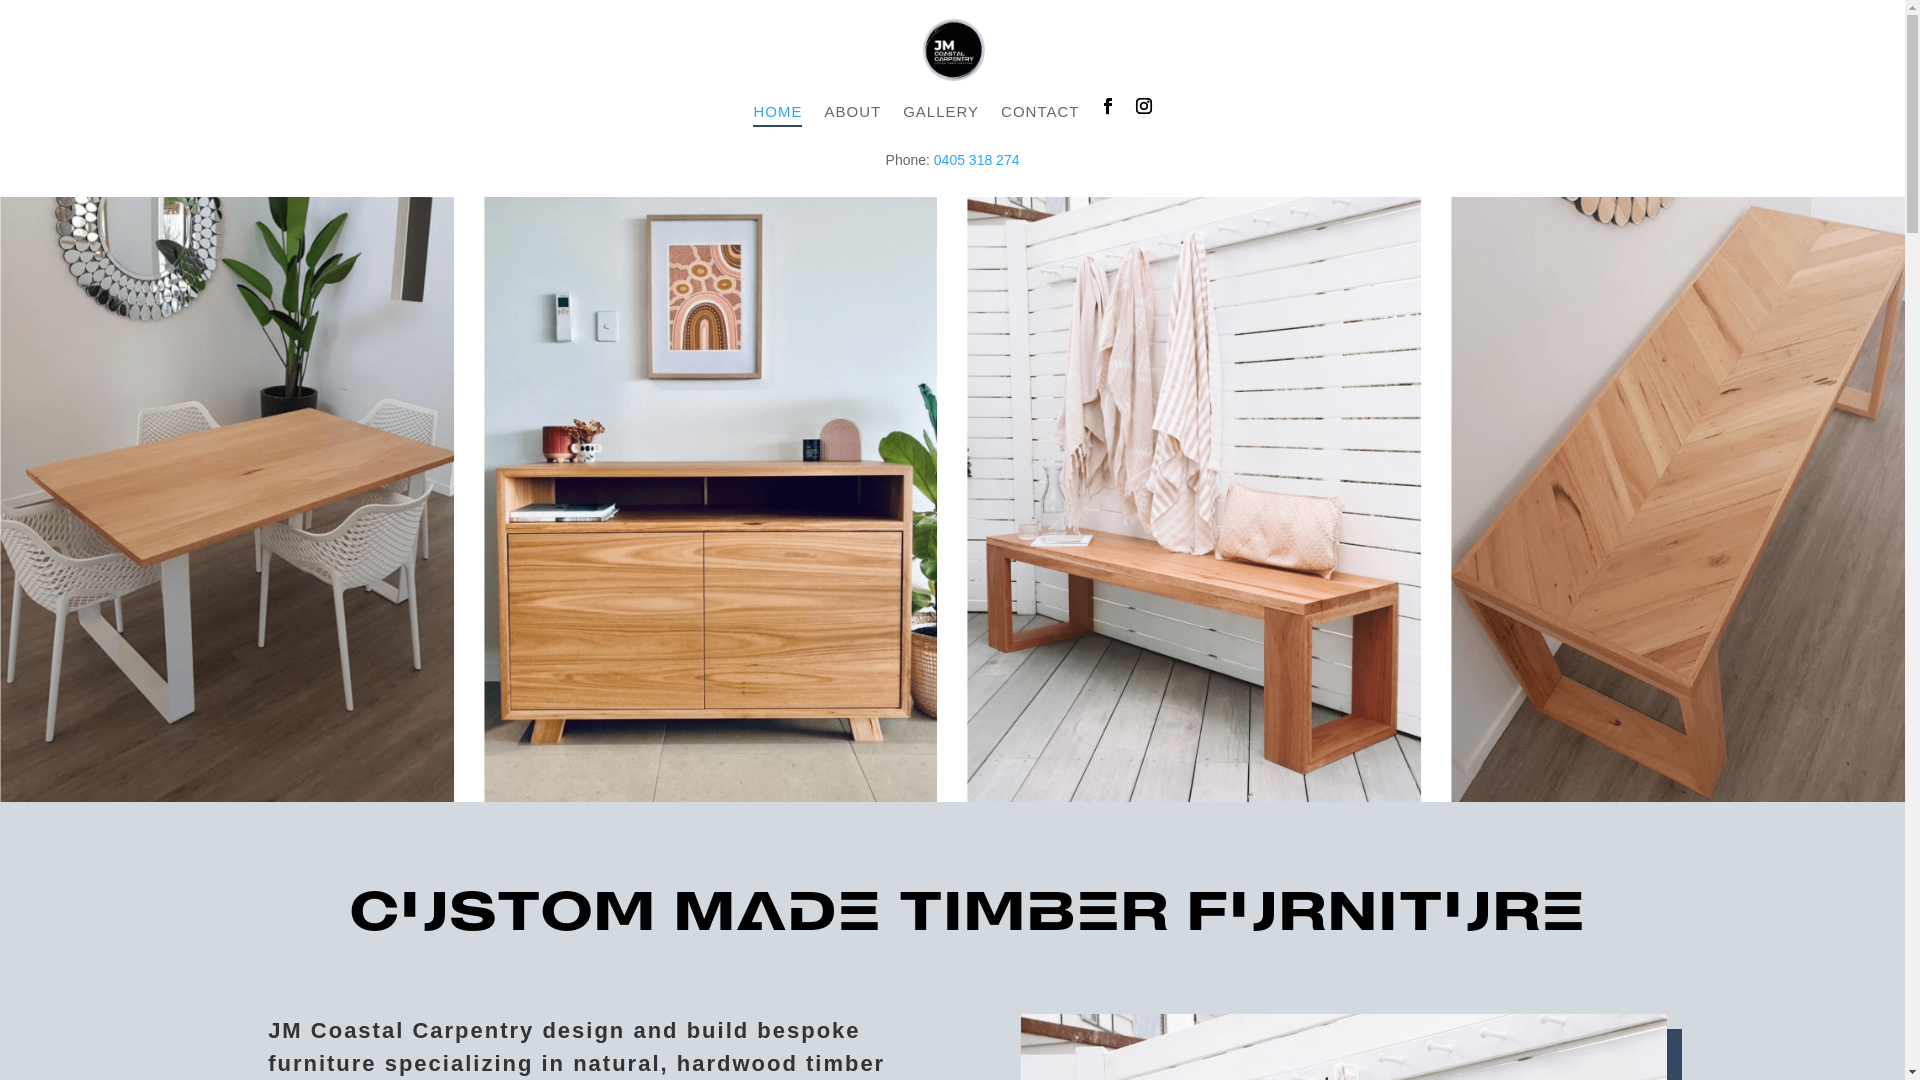 Image resolution: width=1920 pixels, height=1080 pixels. Describe the element at coordinates (939, 127) in the screenshot. I see `'GALLERY'` at that location.